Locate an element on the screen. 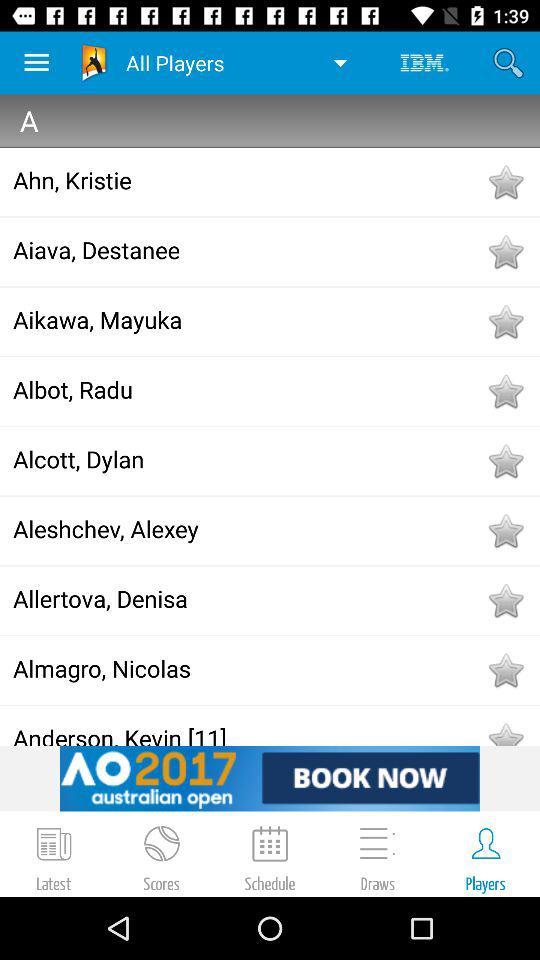  to favorites is located at coordinates (504, 182).